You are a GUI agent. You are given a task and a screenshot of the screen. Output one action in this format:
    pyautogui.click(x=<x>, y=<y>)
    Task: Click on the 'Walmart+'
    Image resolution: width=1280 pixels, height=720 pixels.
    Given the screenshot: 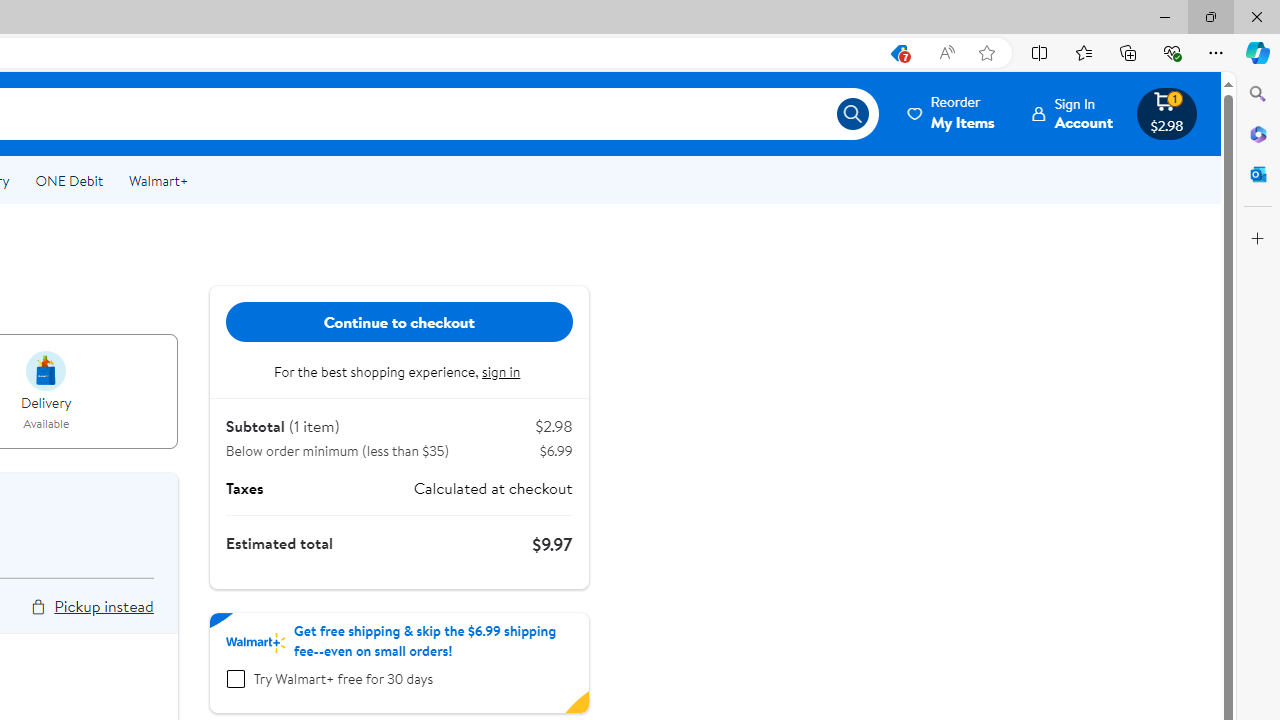 What is the action you would take?
    pyautogui.click(x=157, y=181)
    